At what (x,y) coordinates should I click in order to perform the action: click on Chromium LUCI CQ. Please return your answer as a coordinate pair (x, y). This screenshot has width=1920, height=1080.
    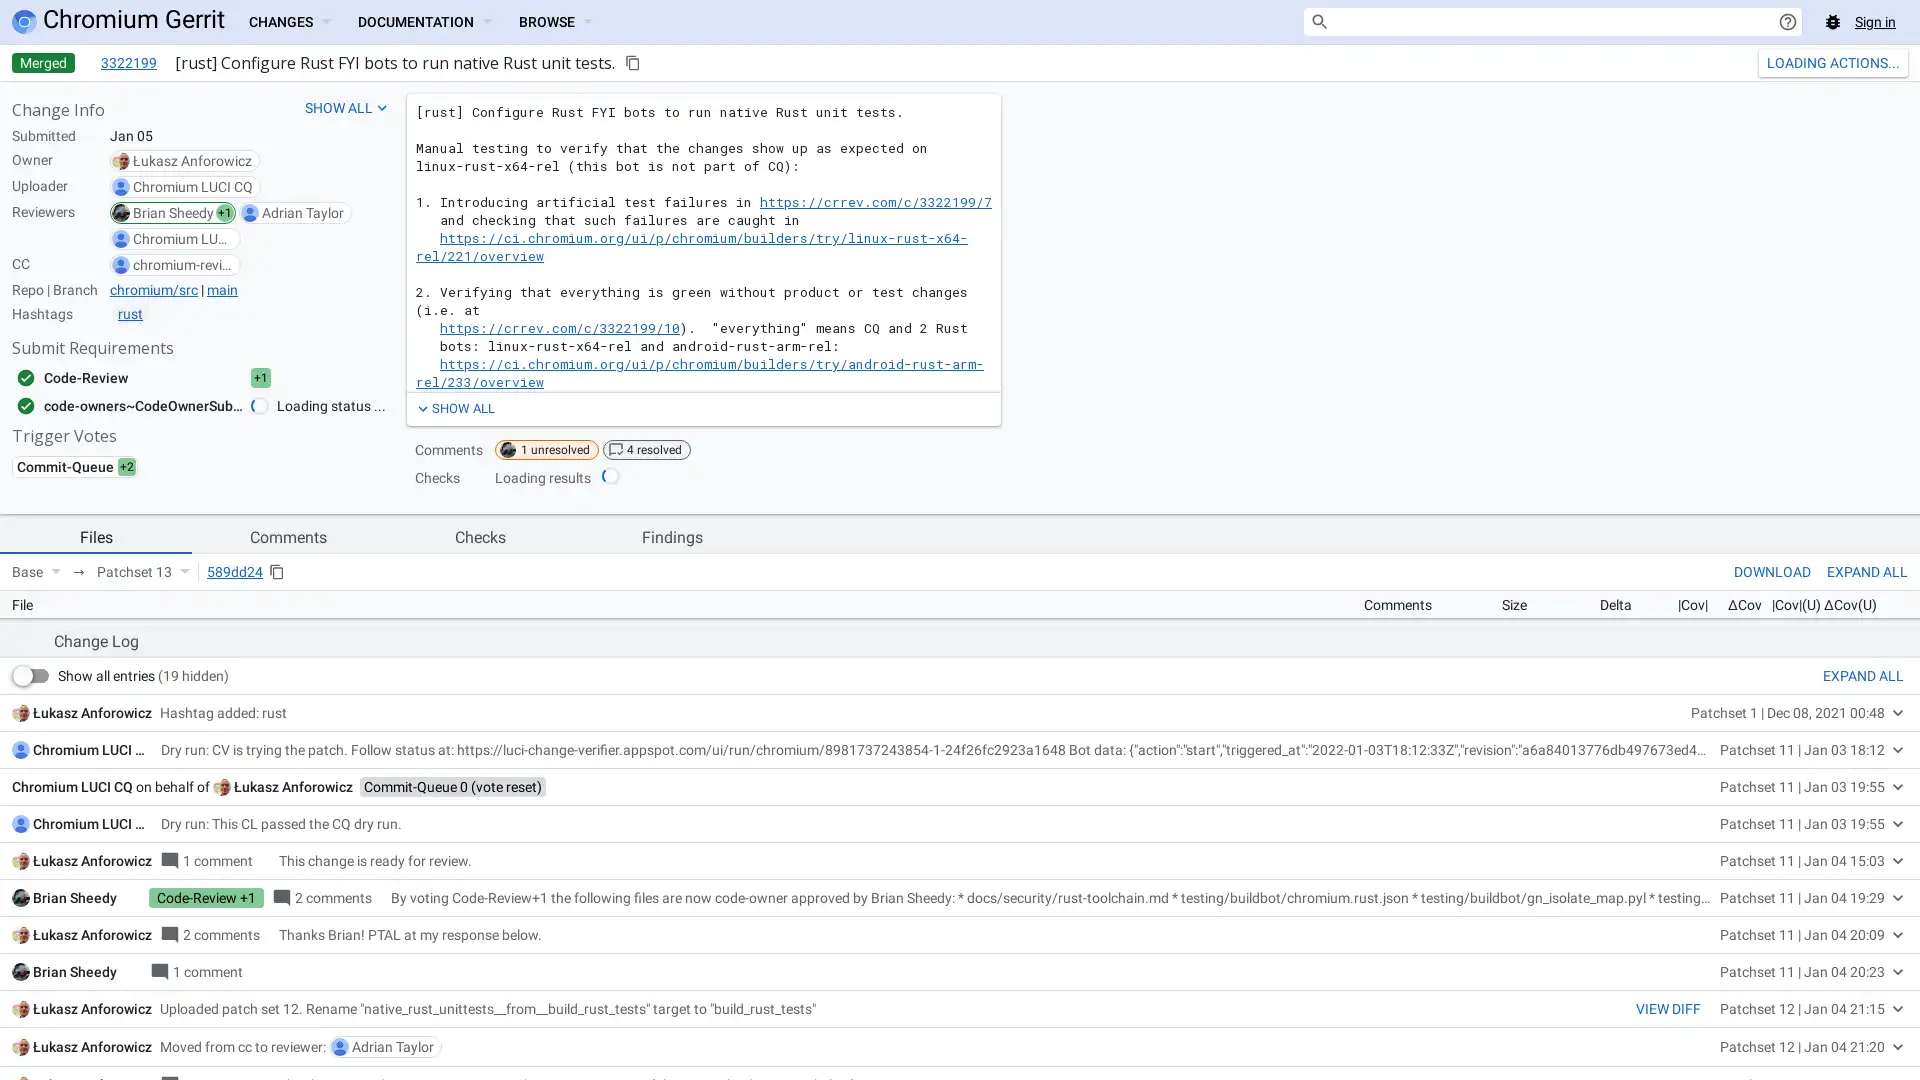
    Looking at the image, I should click on (192, 186).